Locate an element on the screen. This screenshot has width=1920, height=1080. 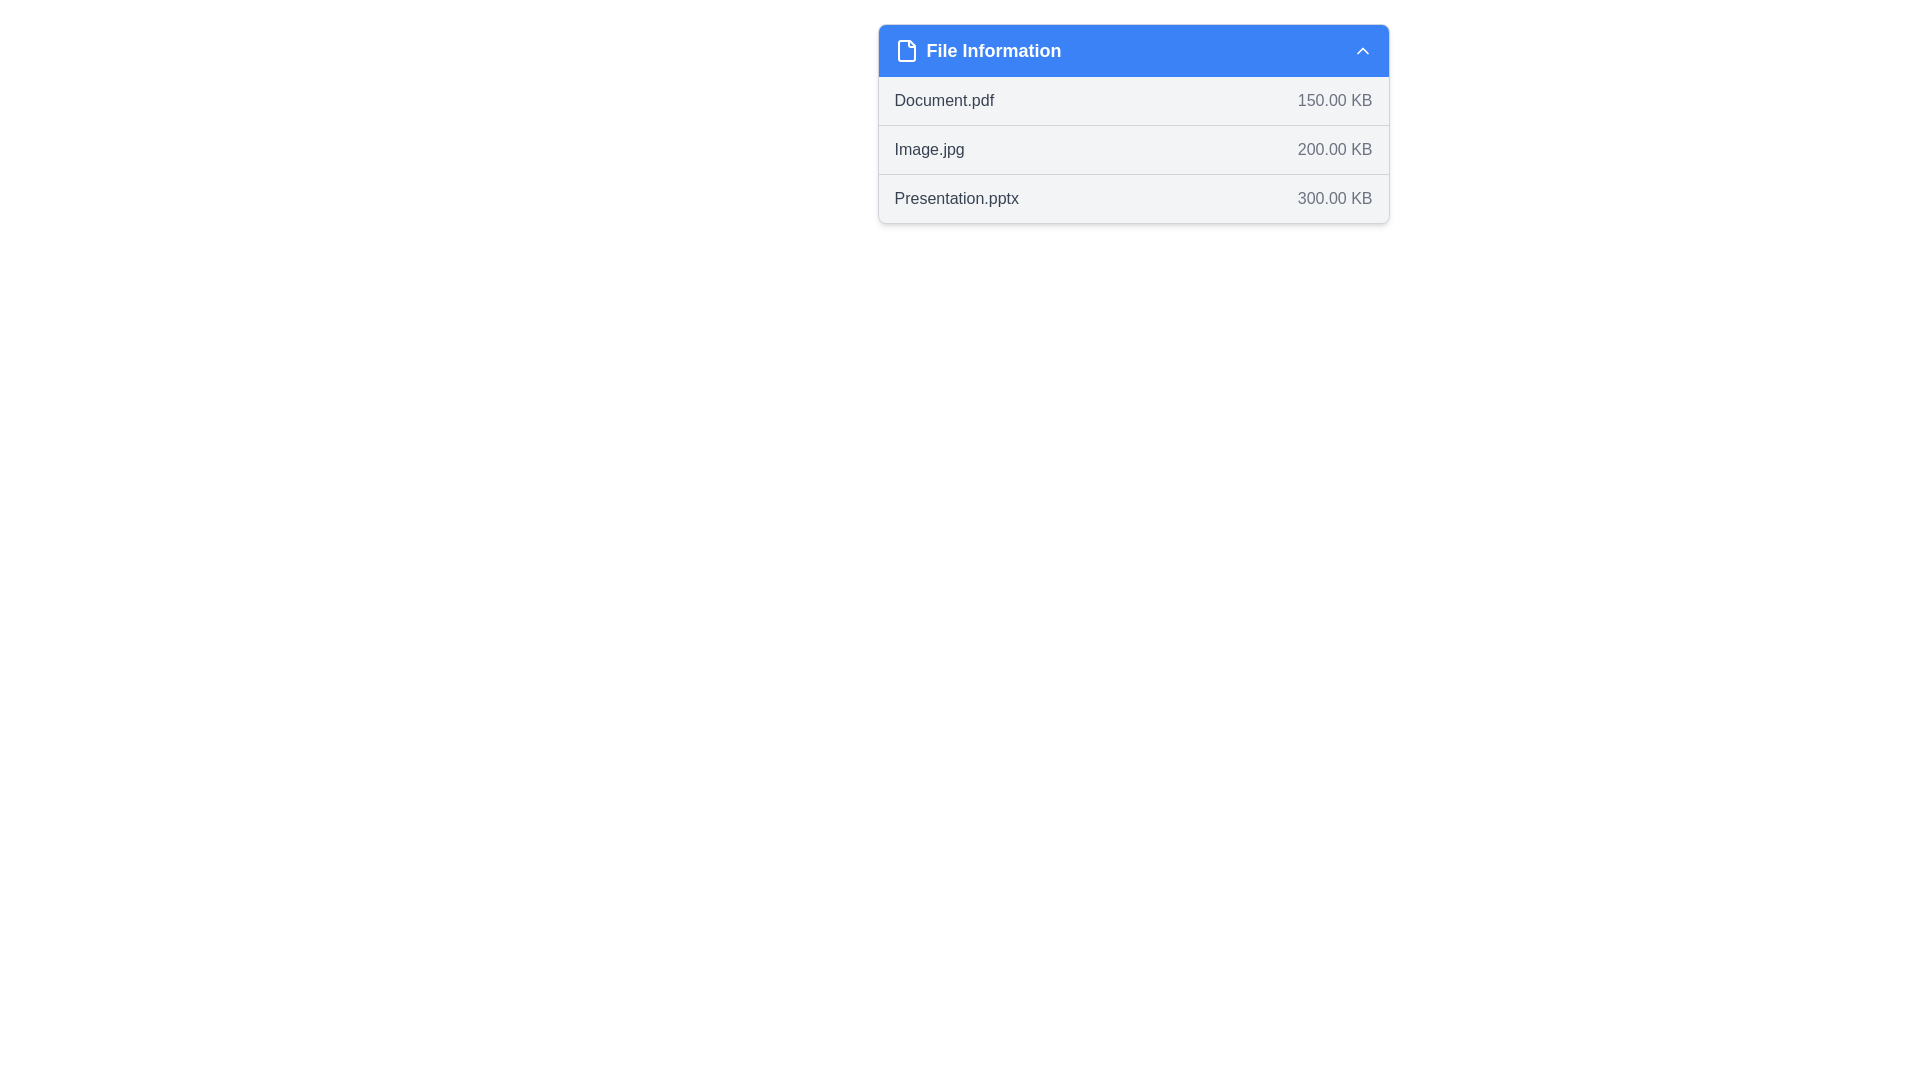
the File information row displaying details for 'Image.jpg' including its size, 200.00 KB, which is the second item in the vertical list under 'File Information' is located at coordinates (1133, 149).